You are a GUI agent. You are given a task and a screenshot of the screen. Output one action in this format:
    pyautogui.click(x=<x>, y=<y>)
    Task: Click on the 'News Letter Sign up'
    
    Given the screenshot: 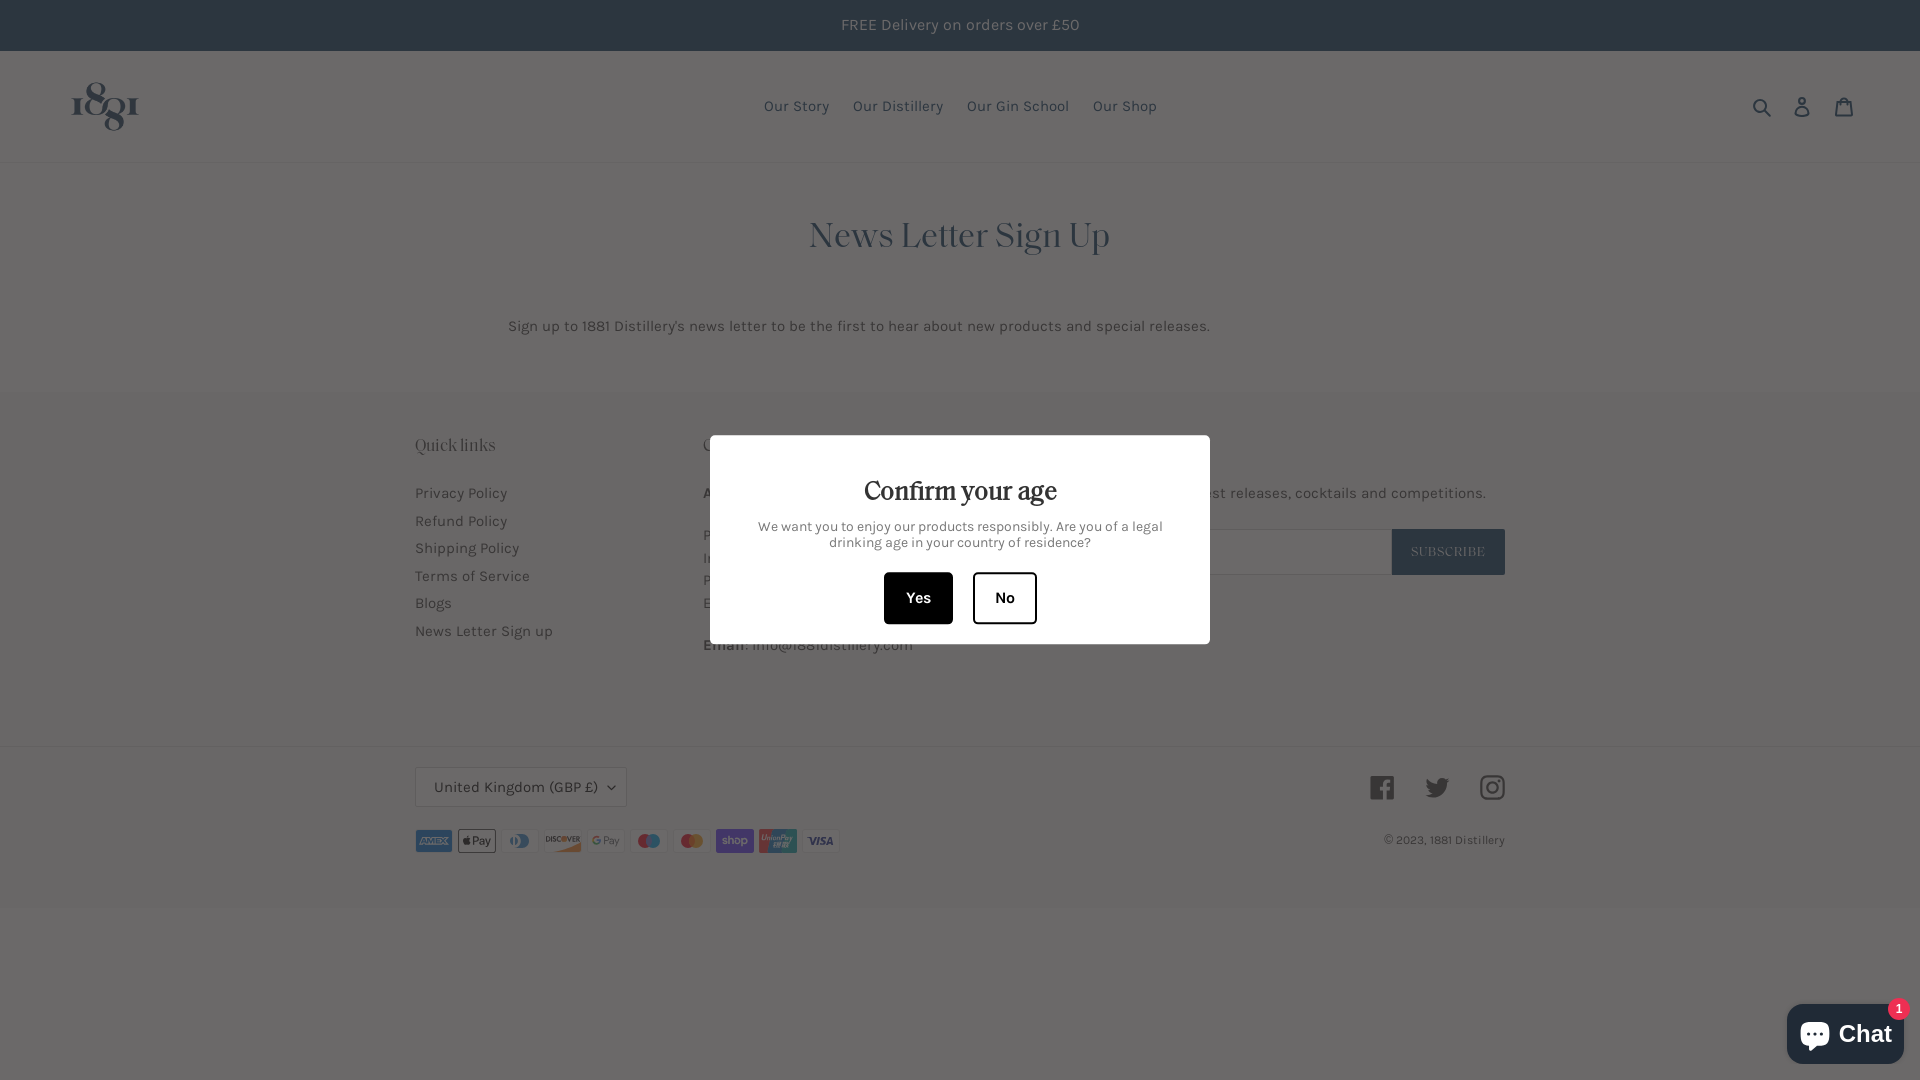 What is the action you would take?
    pyautogui.click(x=484, y=631)
    